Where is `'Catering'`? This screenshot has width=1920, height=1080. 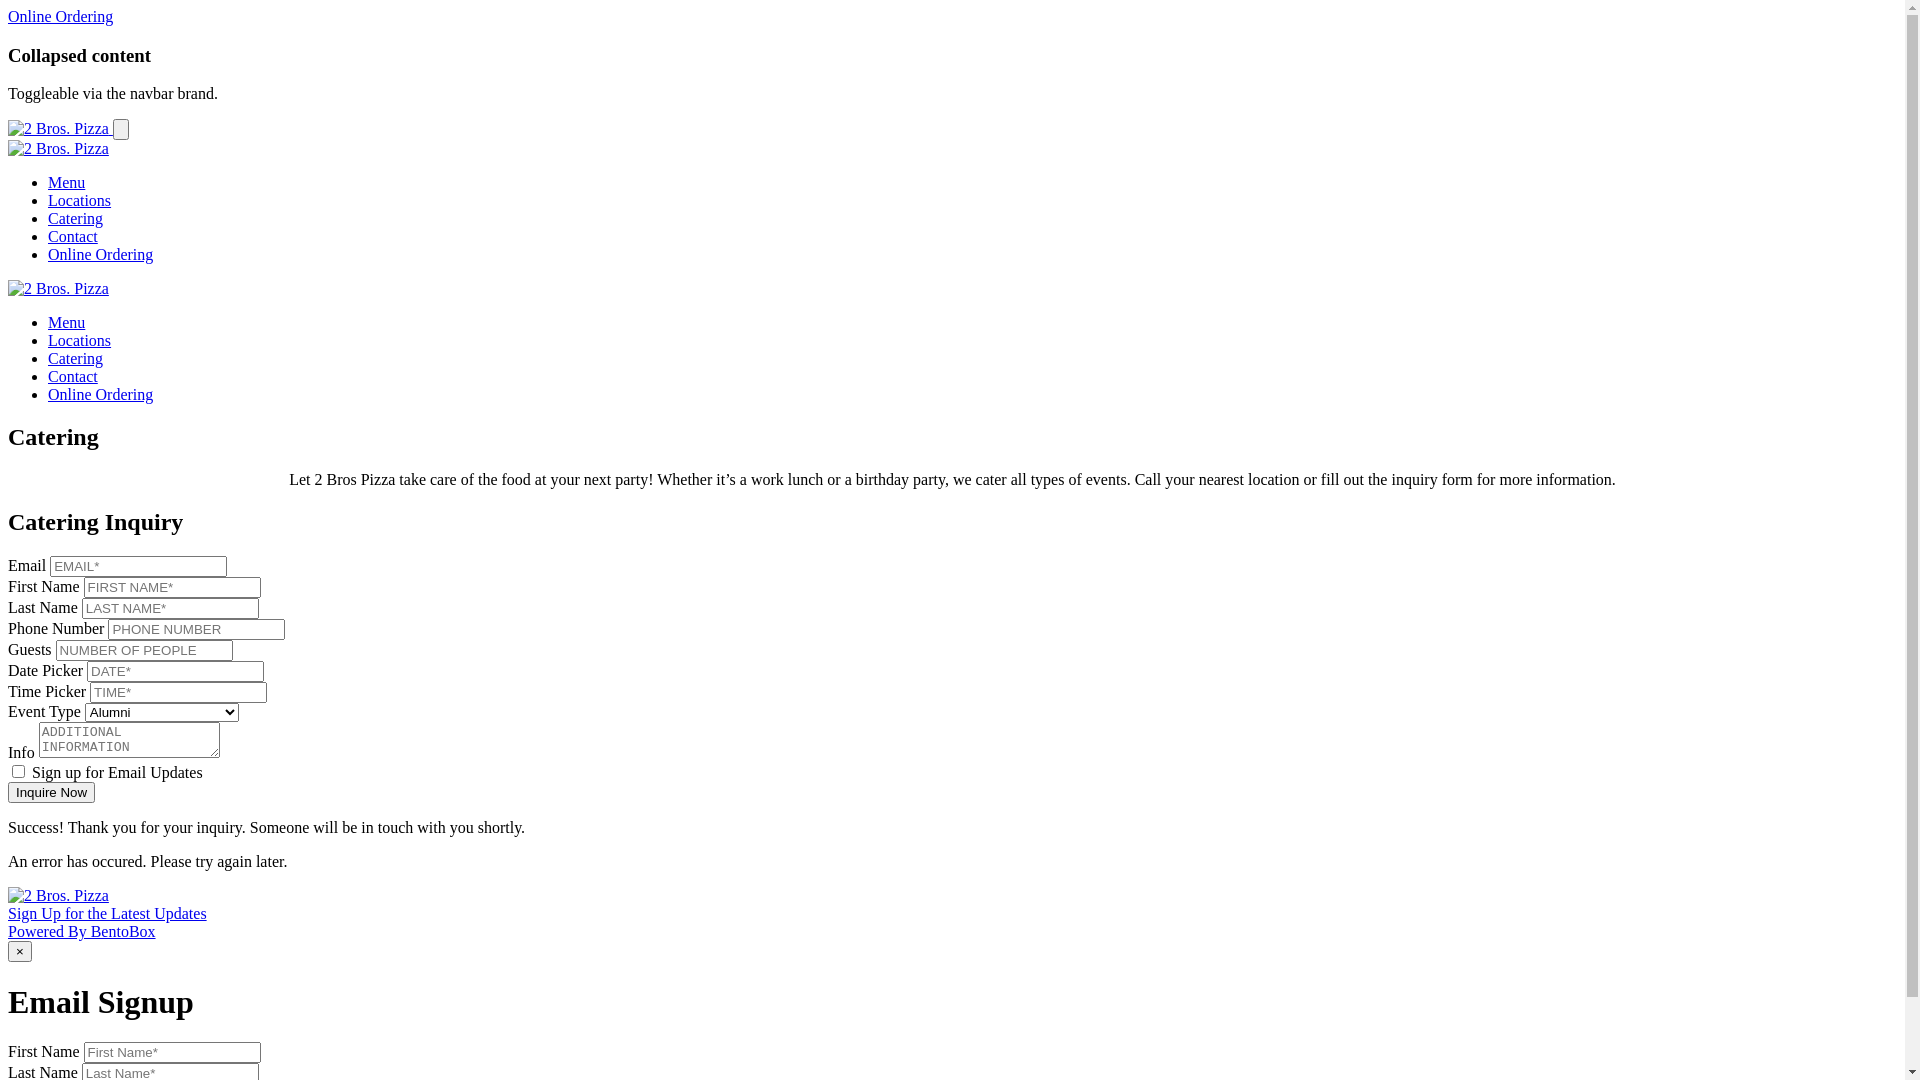 'Catering' is located at coordinates (75, 218).